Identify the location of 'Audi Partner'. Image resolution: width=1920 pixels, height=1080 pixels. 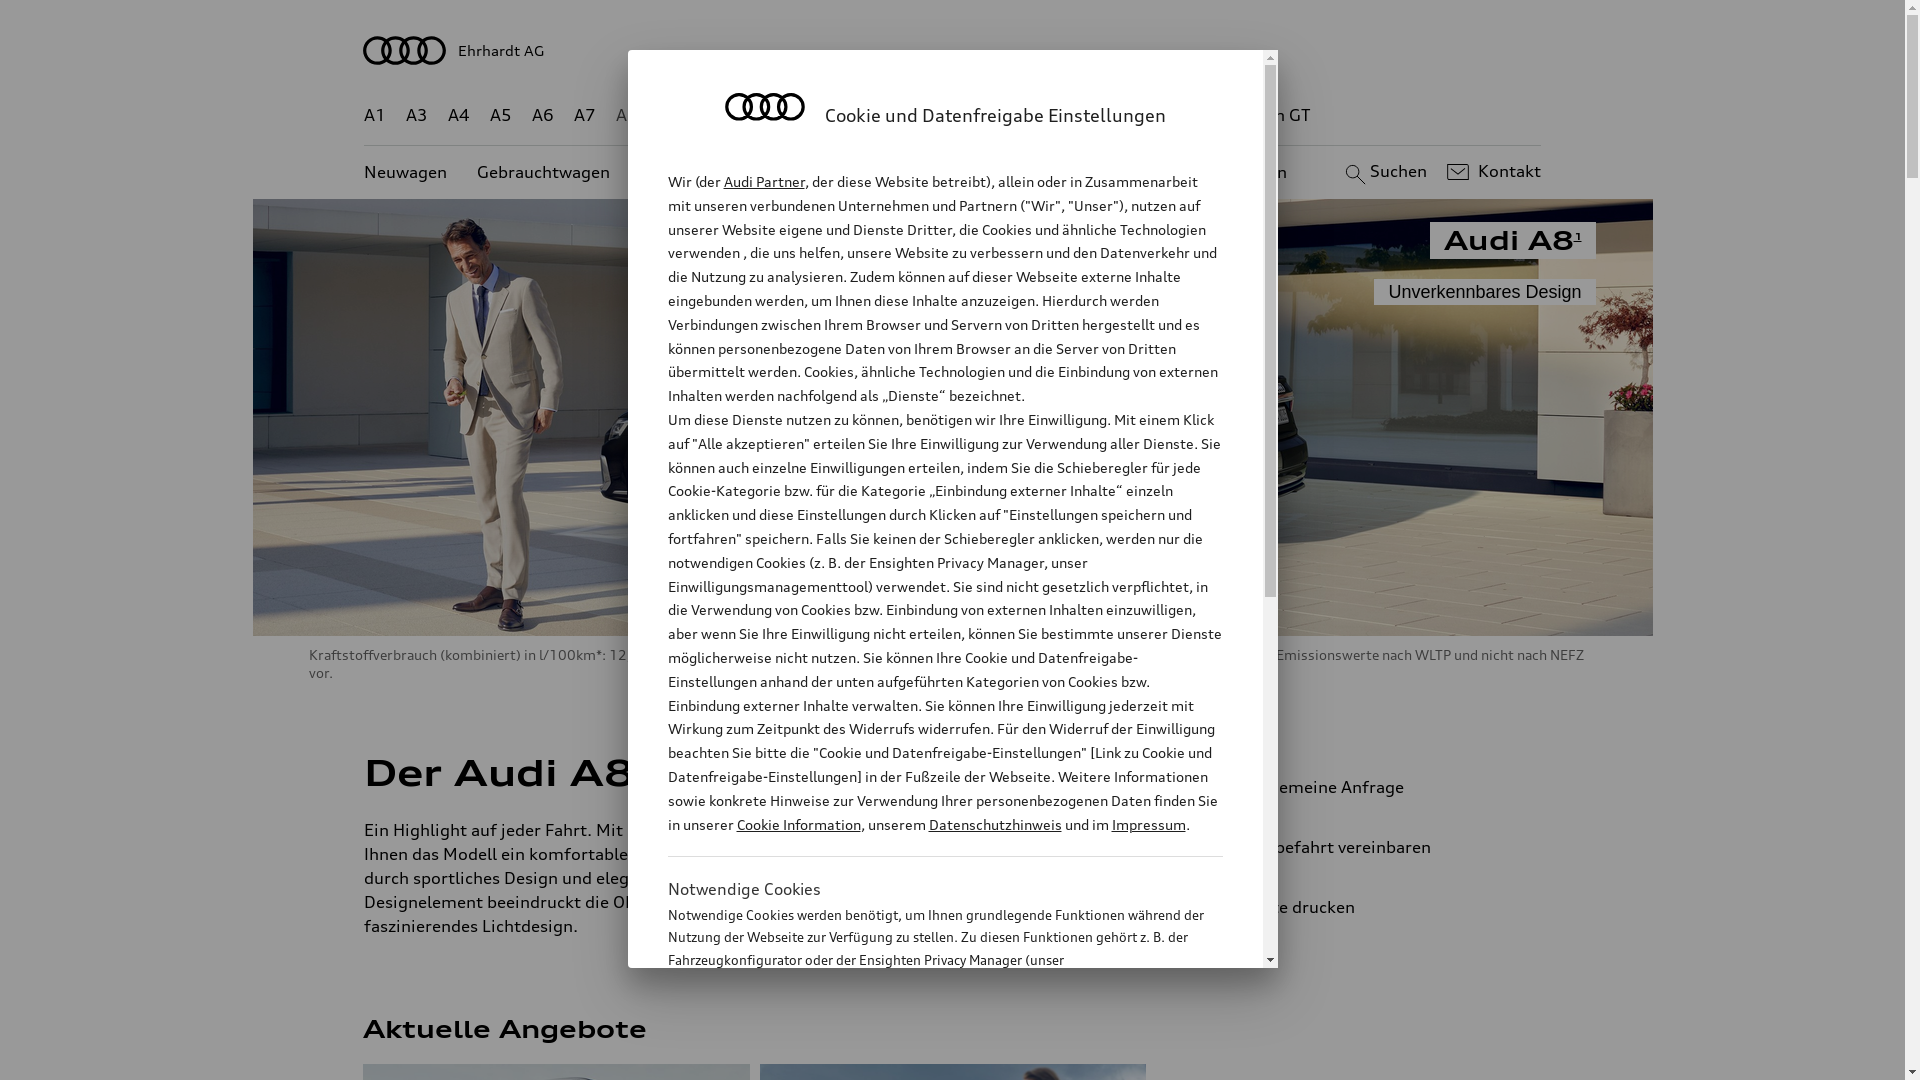
(763, 181).